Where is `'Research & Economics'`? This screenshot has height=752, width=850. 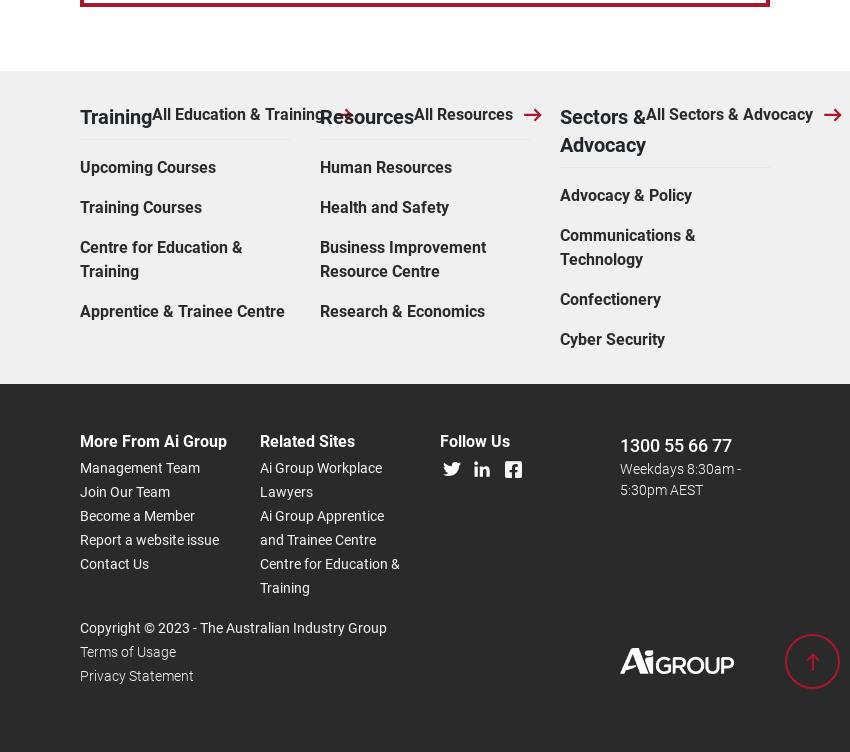 'Research & Economics' is located at coordinates (401, 87).